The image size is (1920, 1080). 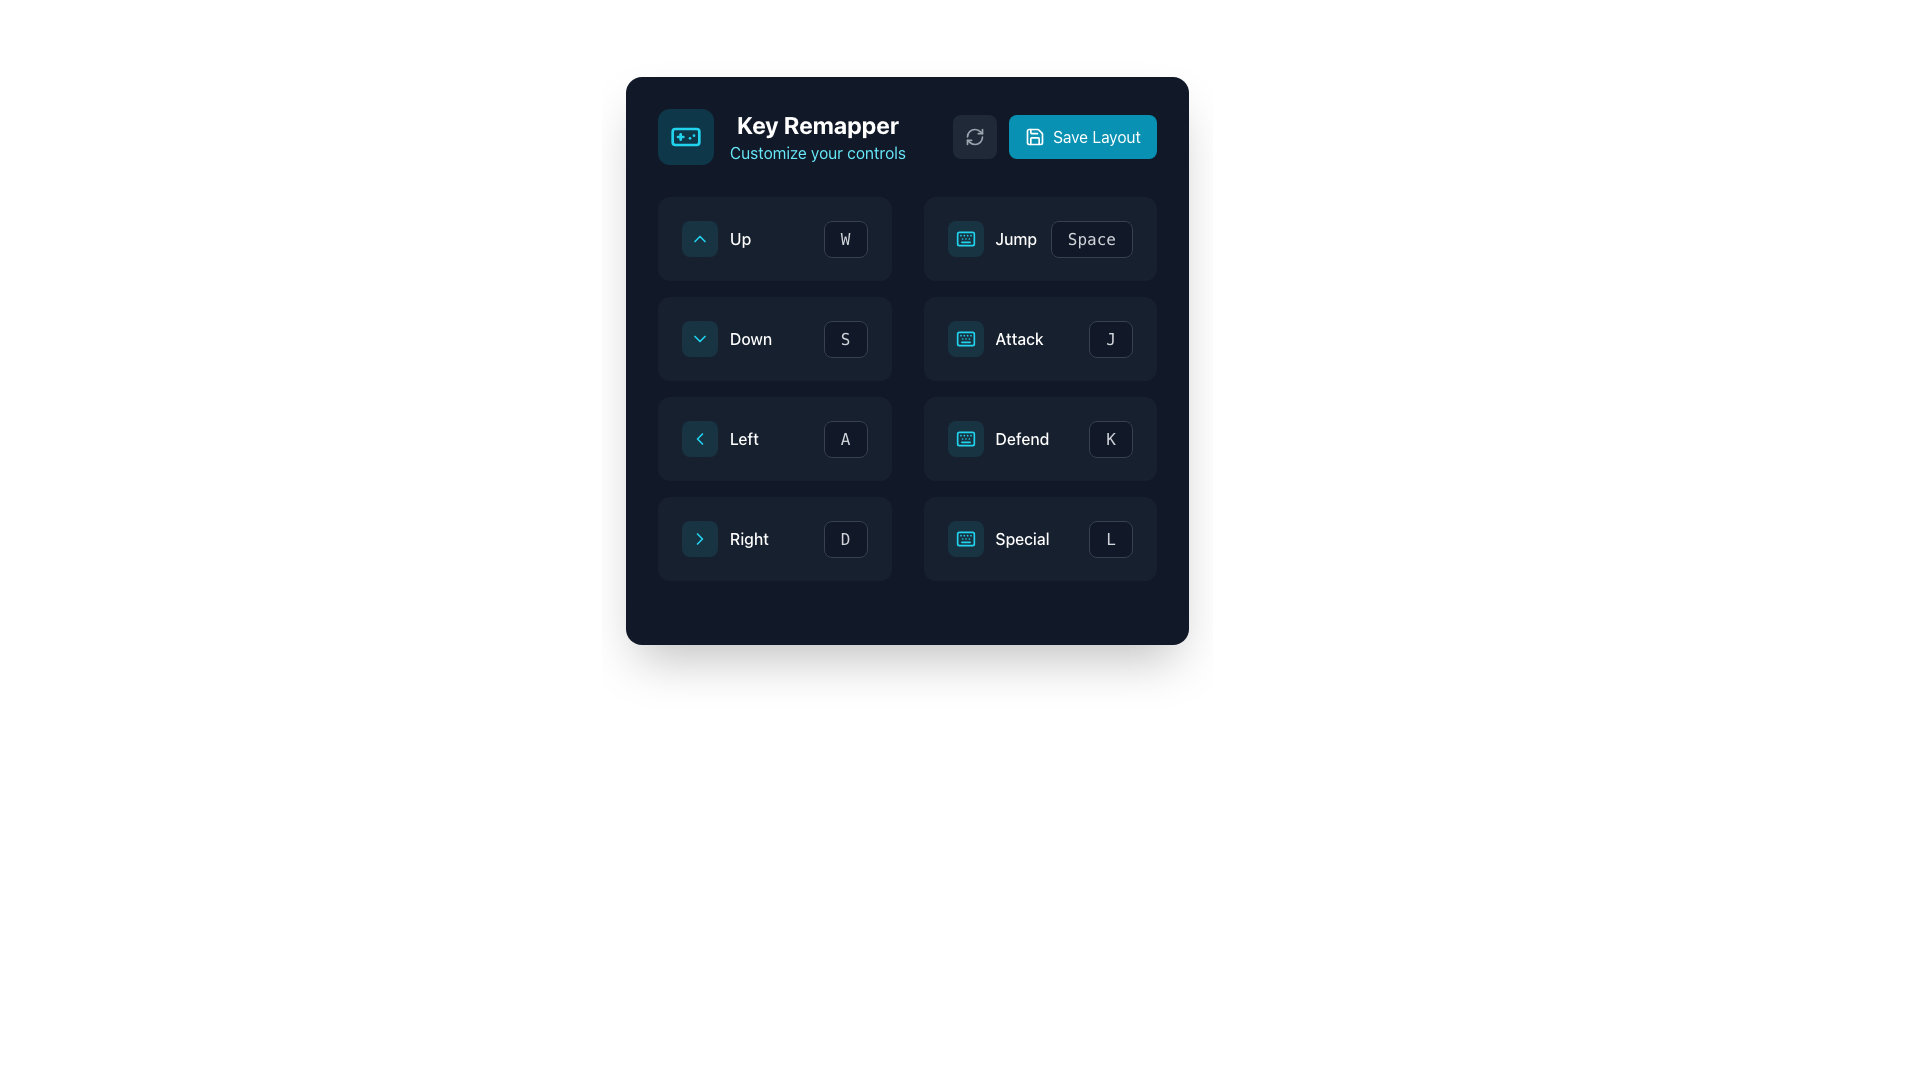 I want to click on the 'Attack' key binding button in the key remapping interface, so click(x=1110, y=338).